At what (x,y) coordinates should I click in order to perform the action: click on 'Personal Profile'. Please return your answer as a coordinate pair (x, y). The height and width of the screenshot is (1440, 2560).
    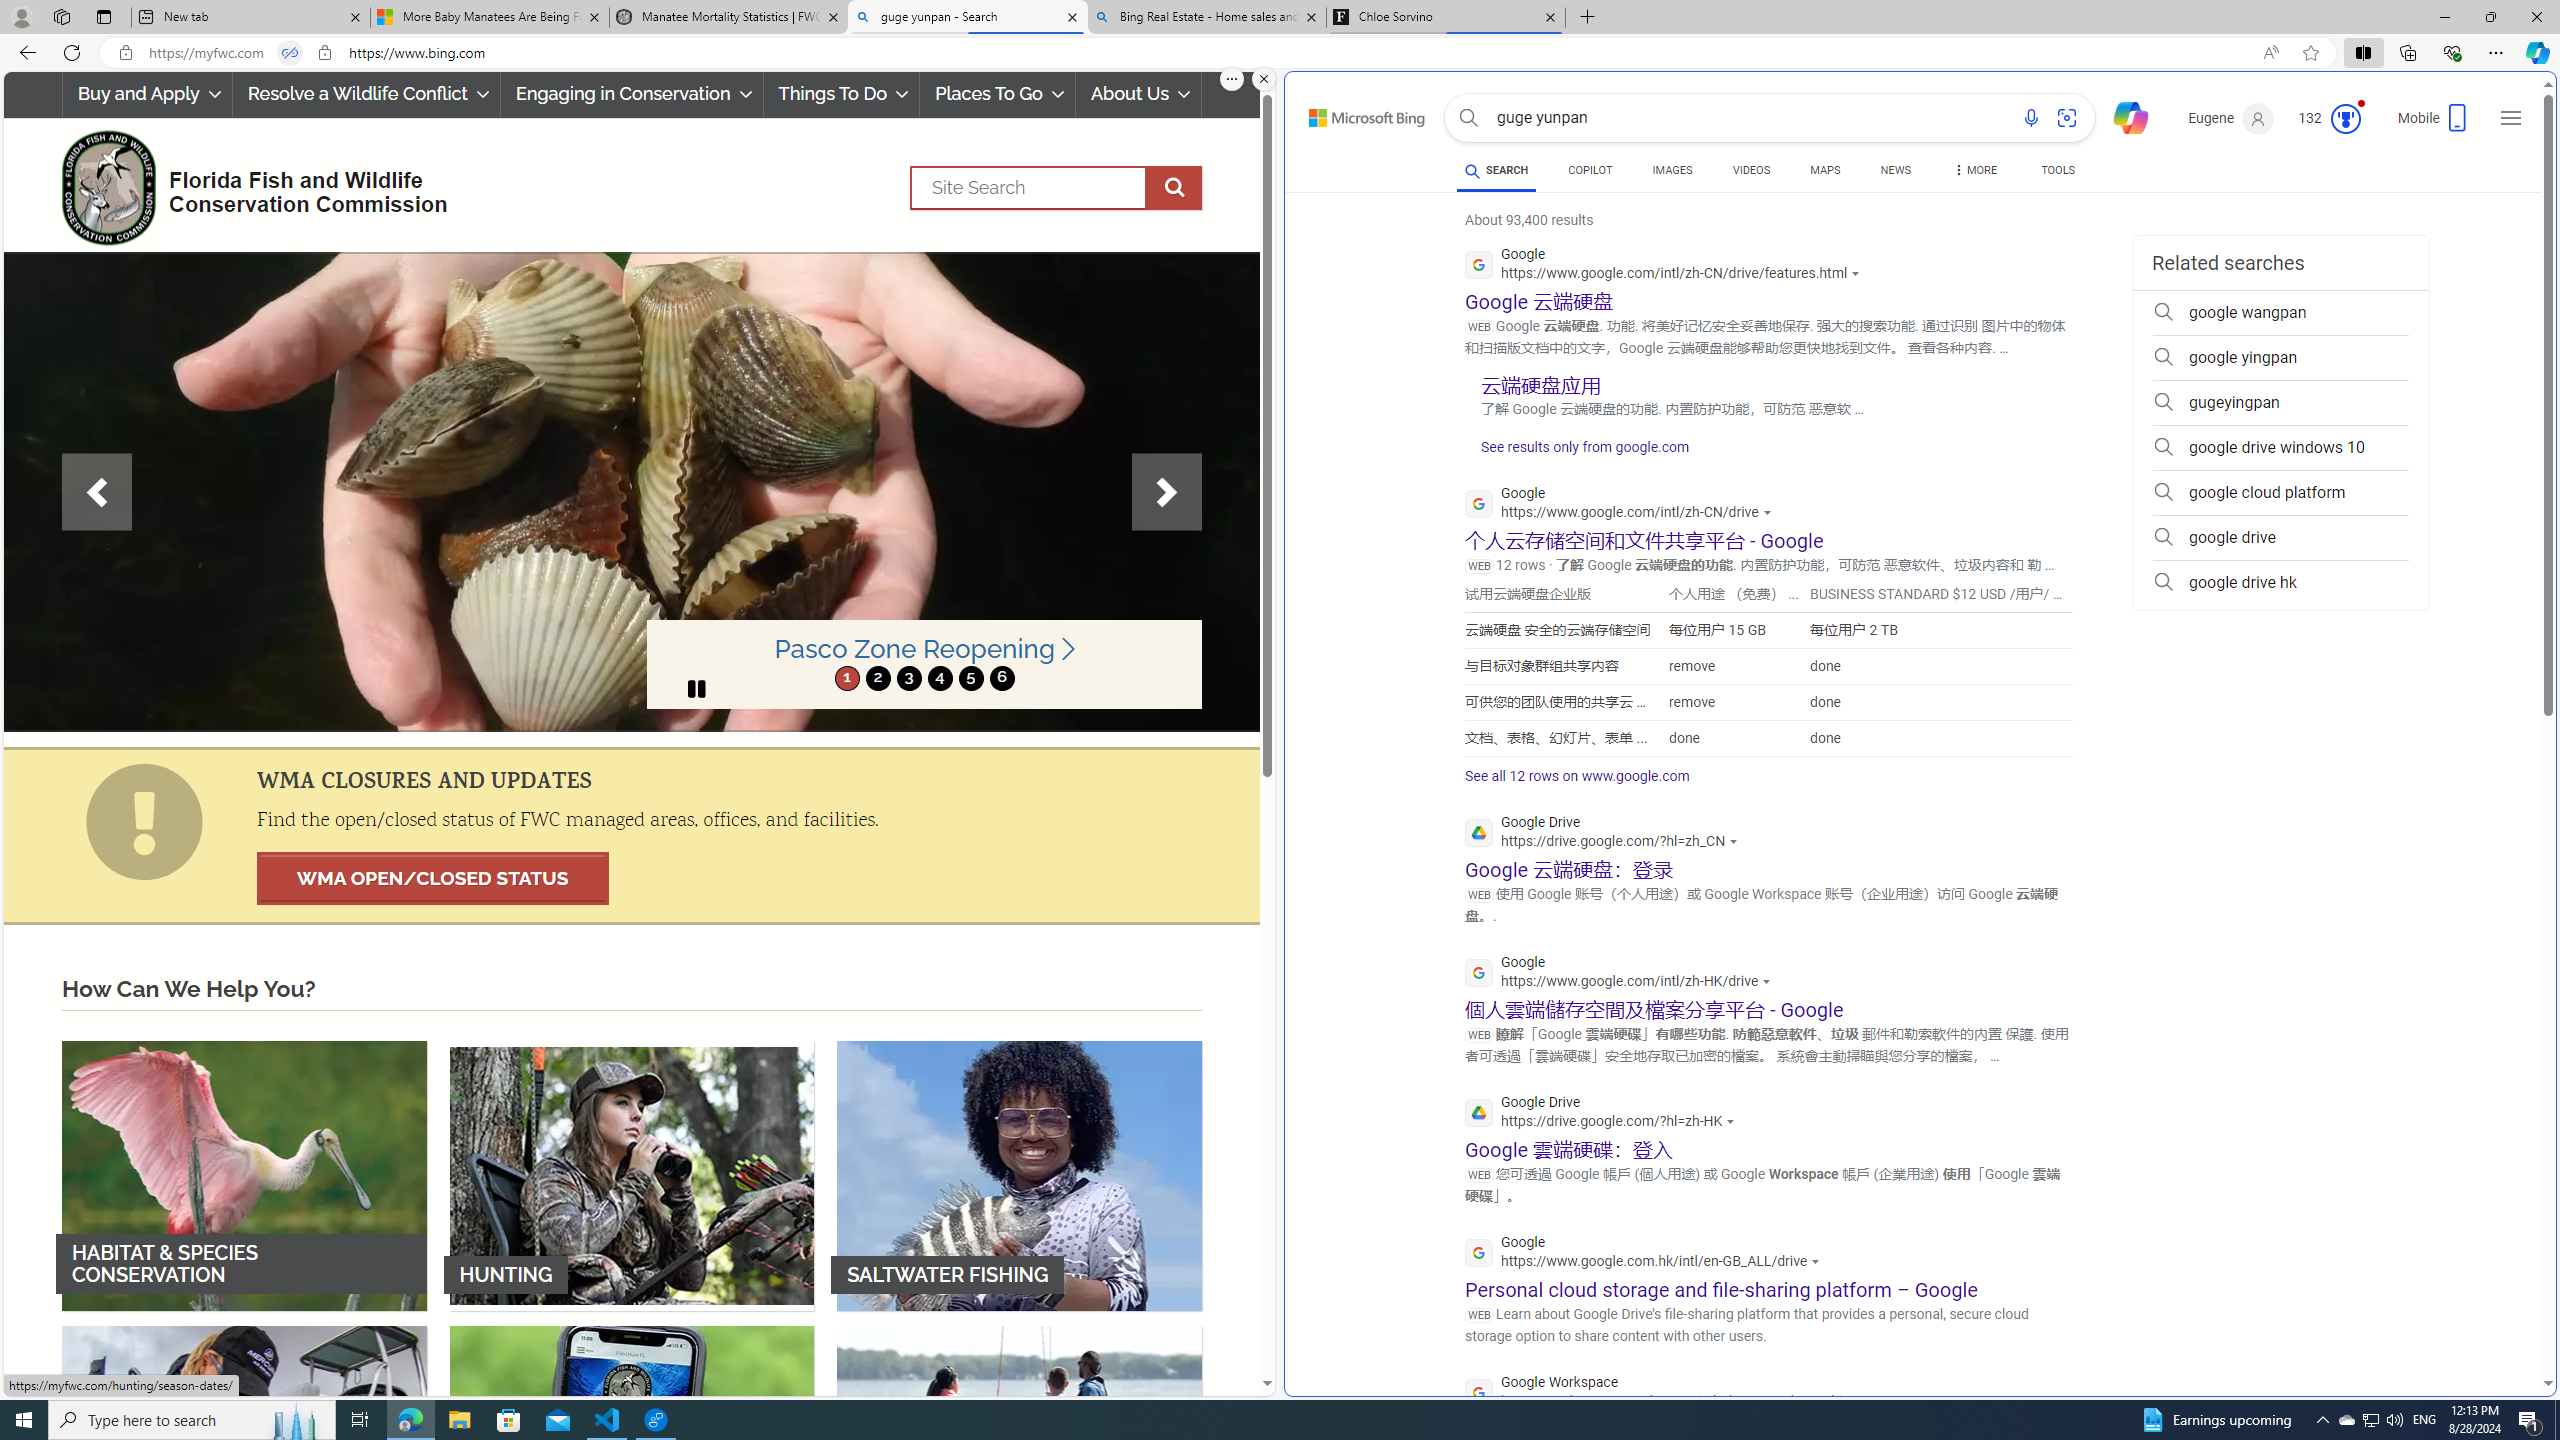
    Looking at the image, I should click on (20, 16).